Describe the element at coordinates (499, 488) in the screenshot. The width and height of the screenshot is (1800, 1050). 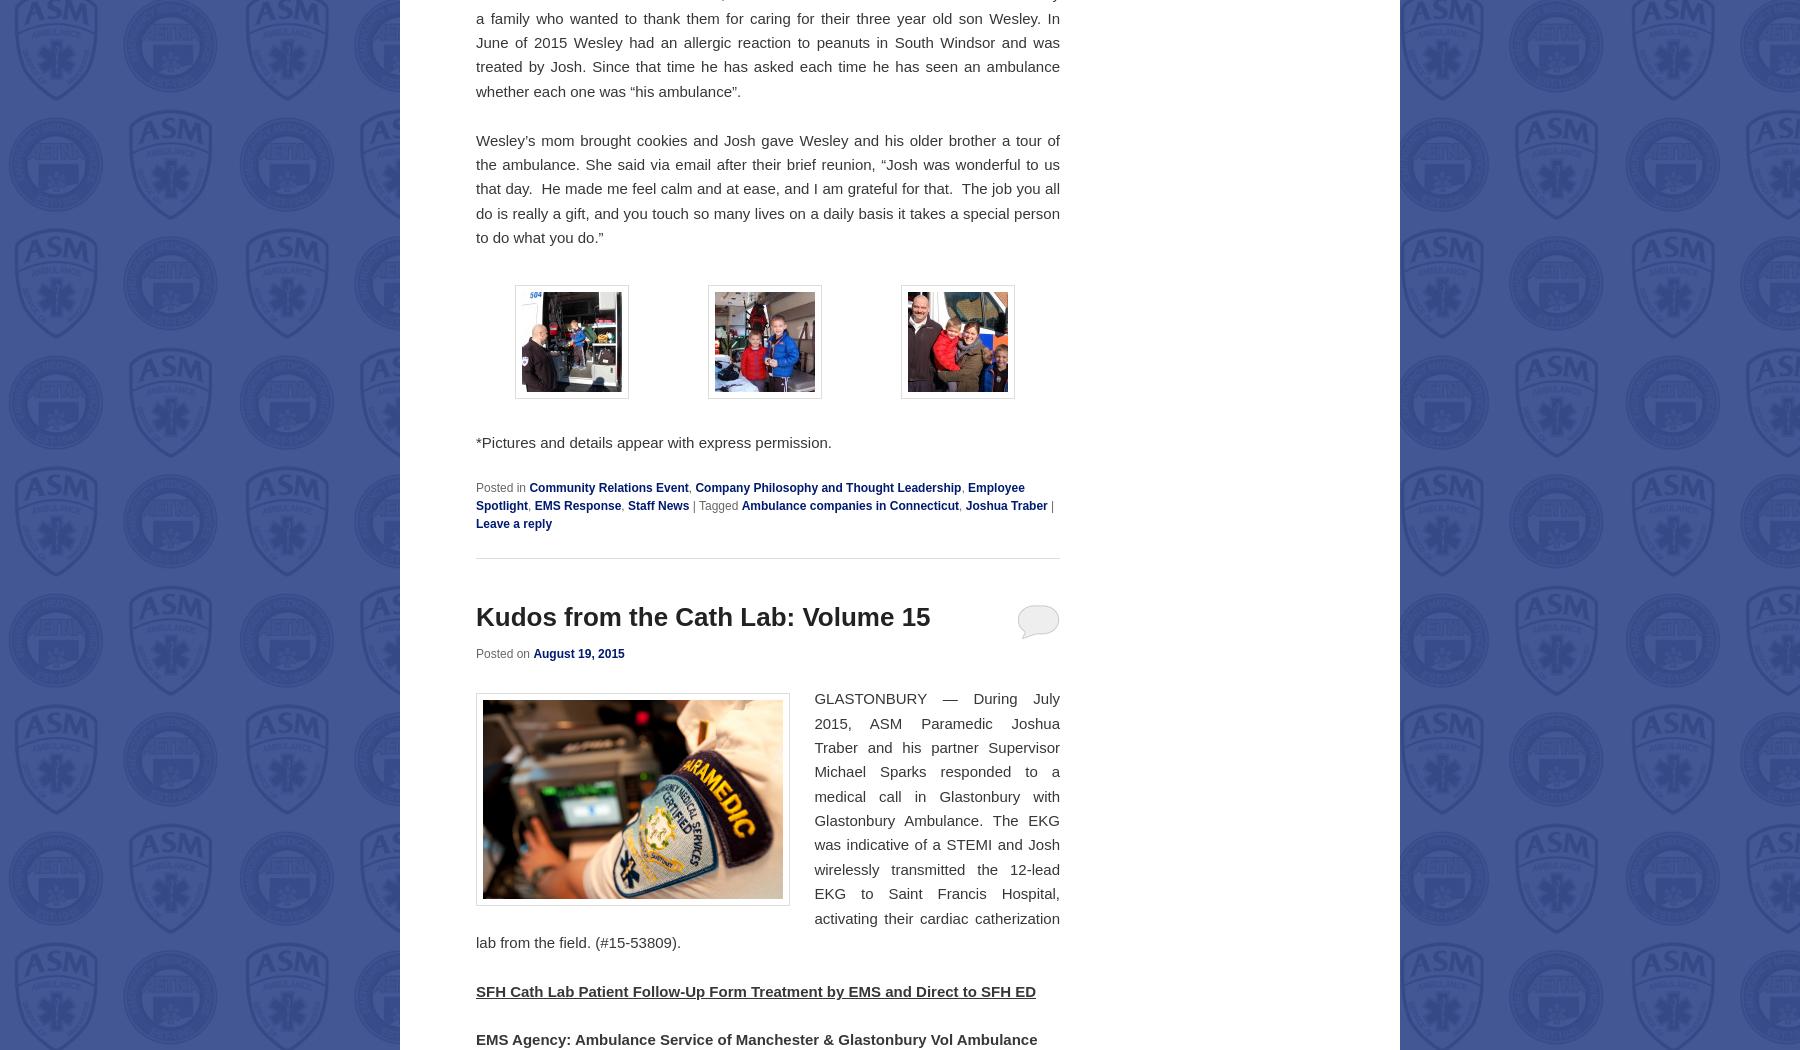
I see `'Posted in'` at that location.